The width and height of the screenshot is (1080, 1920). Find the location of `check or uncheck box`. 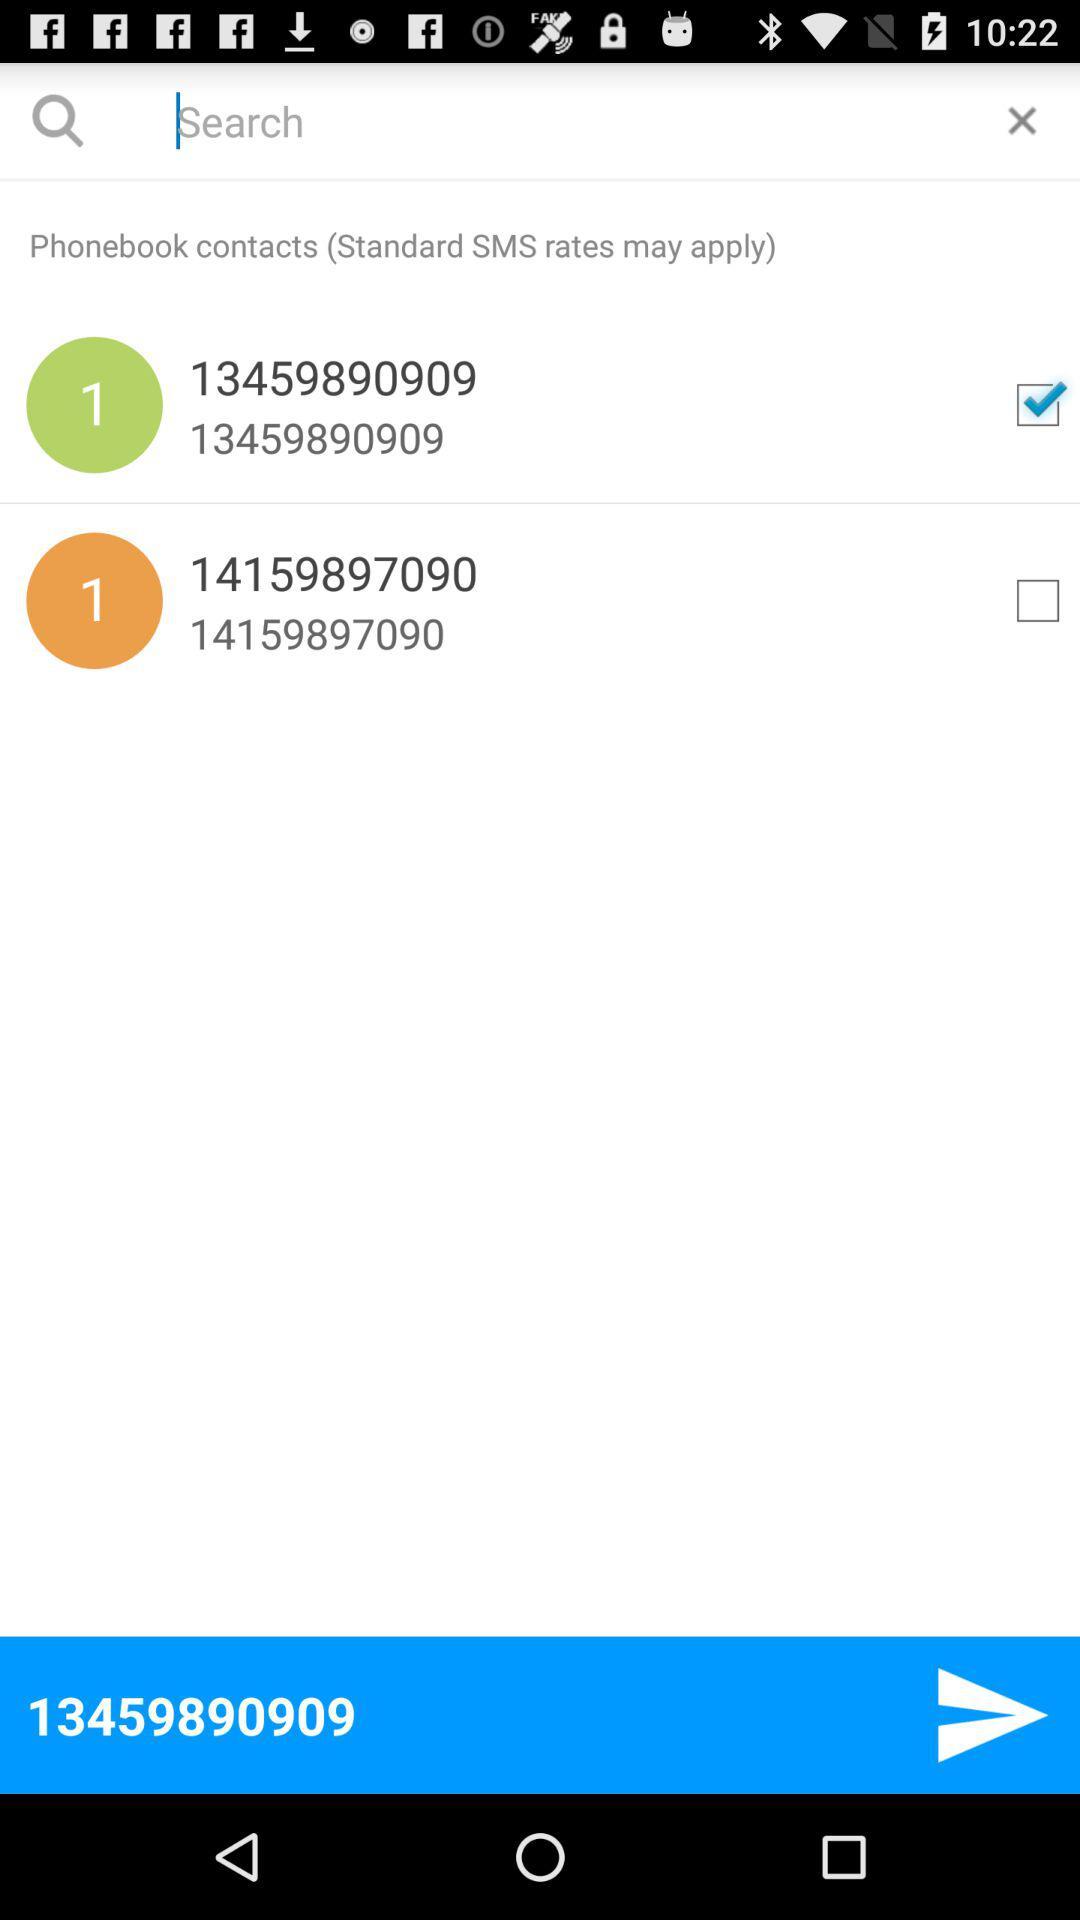

check or uncheck box is located at coordinates (1036, 403).